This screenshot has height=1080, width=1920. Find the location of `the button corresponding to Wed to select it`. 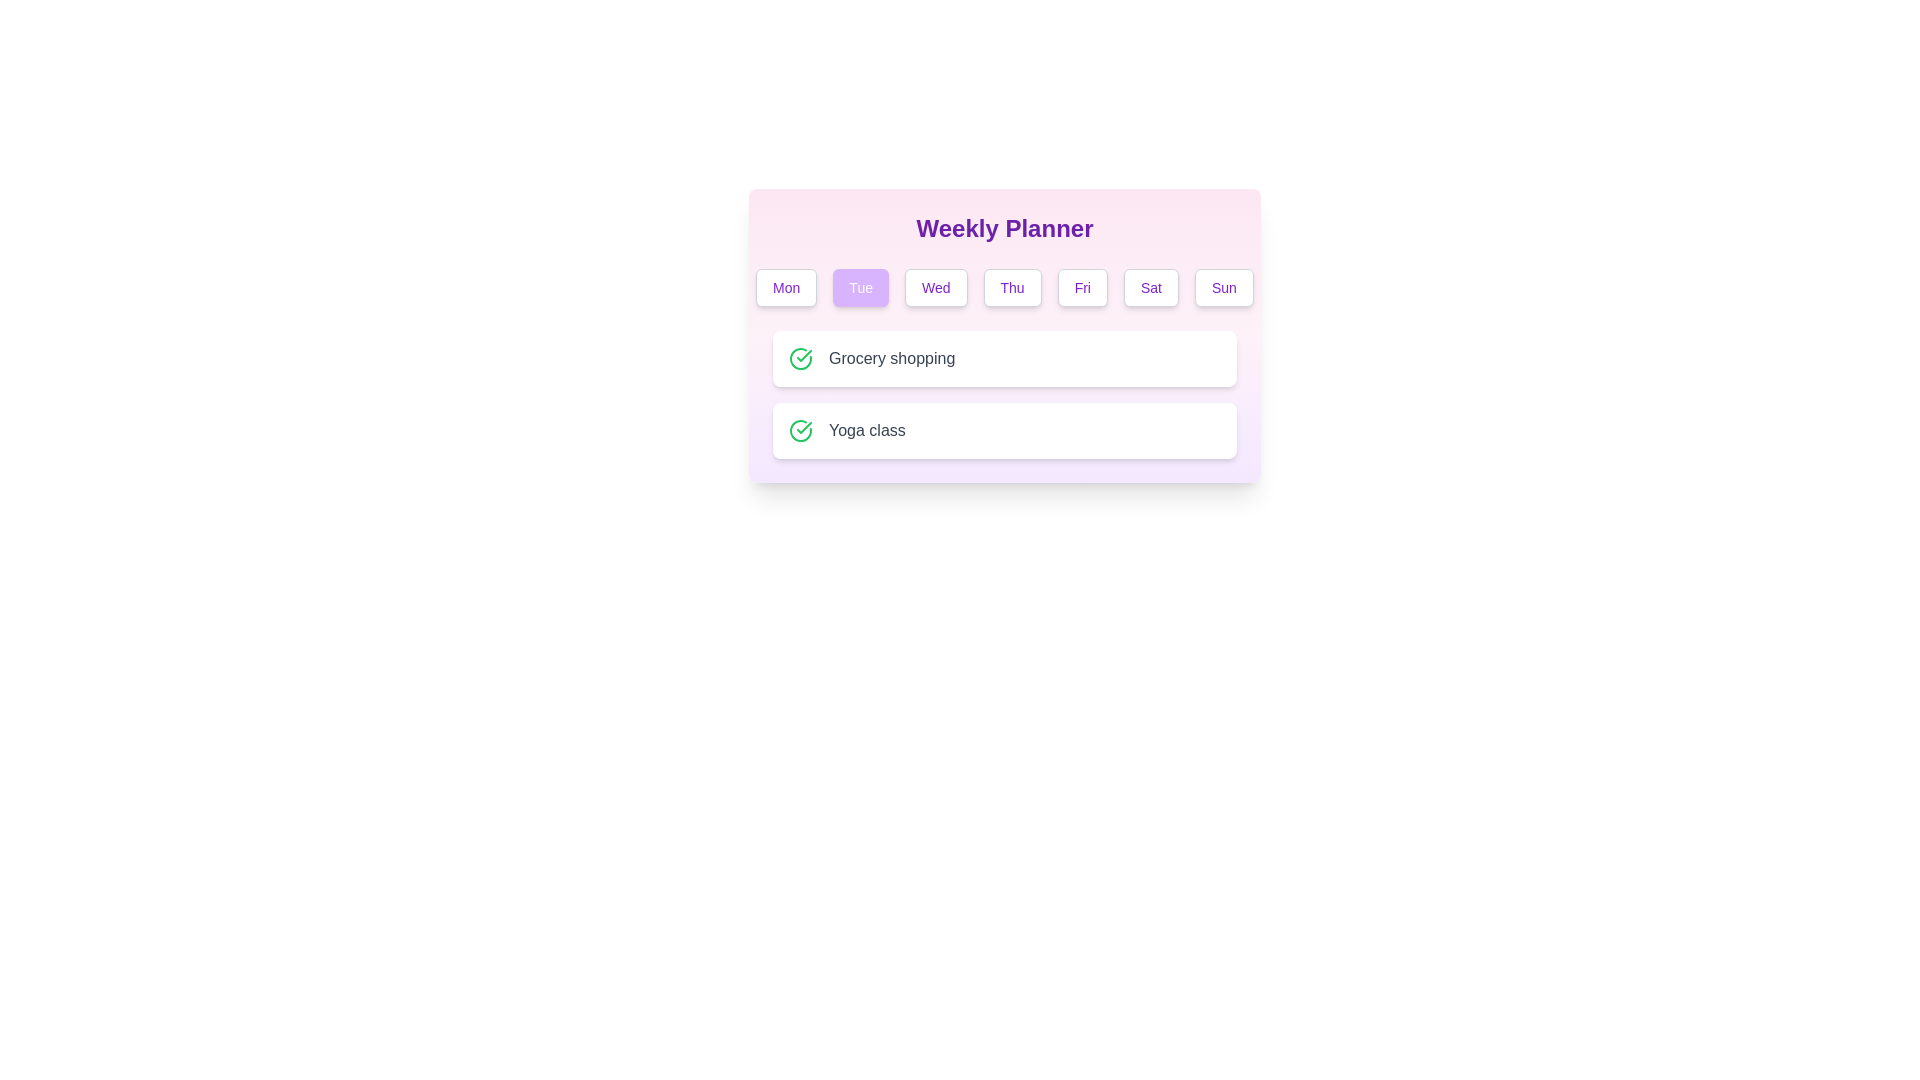

the button corresponding to Wed to select it is located at coordinates (935, 288).